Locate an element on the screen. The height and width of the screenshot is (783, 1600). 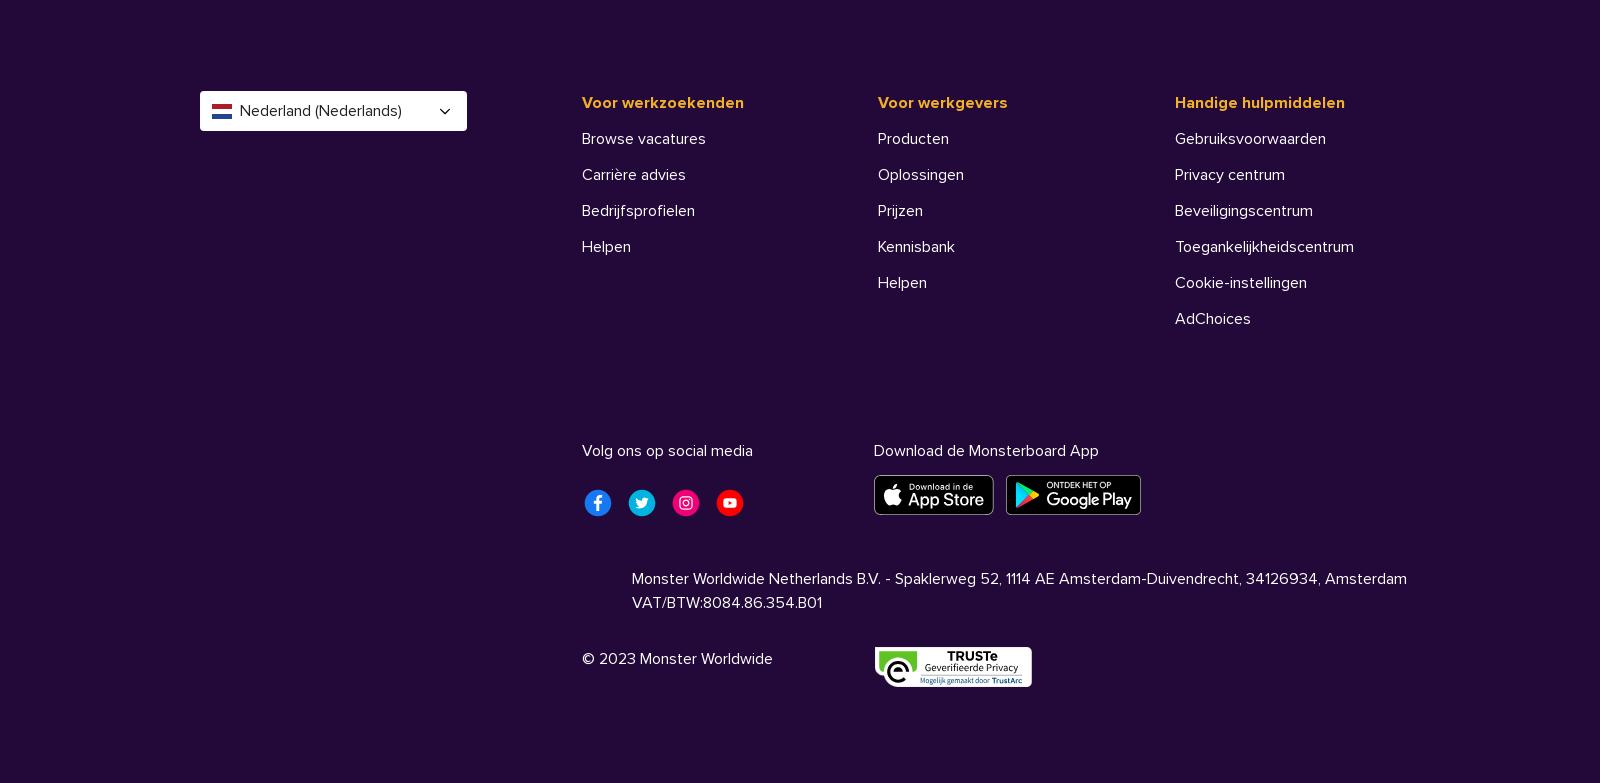
'Carrière advies' is located at coordinates (632, 175).